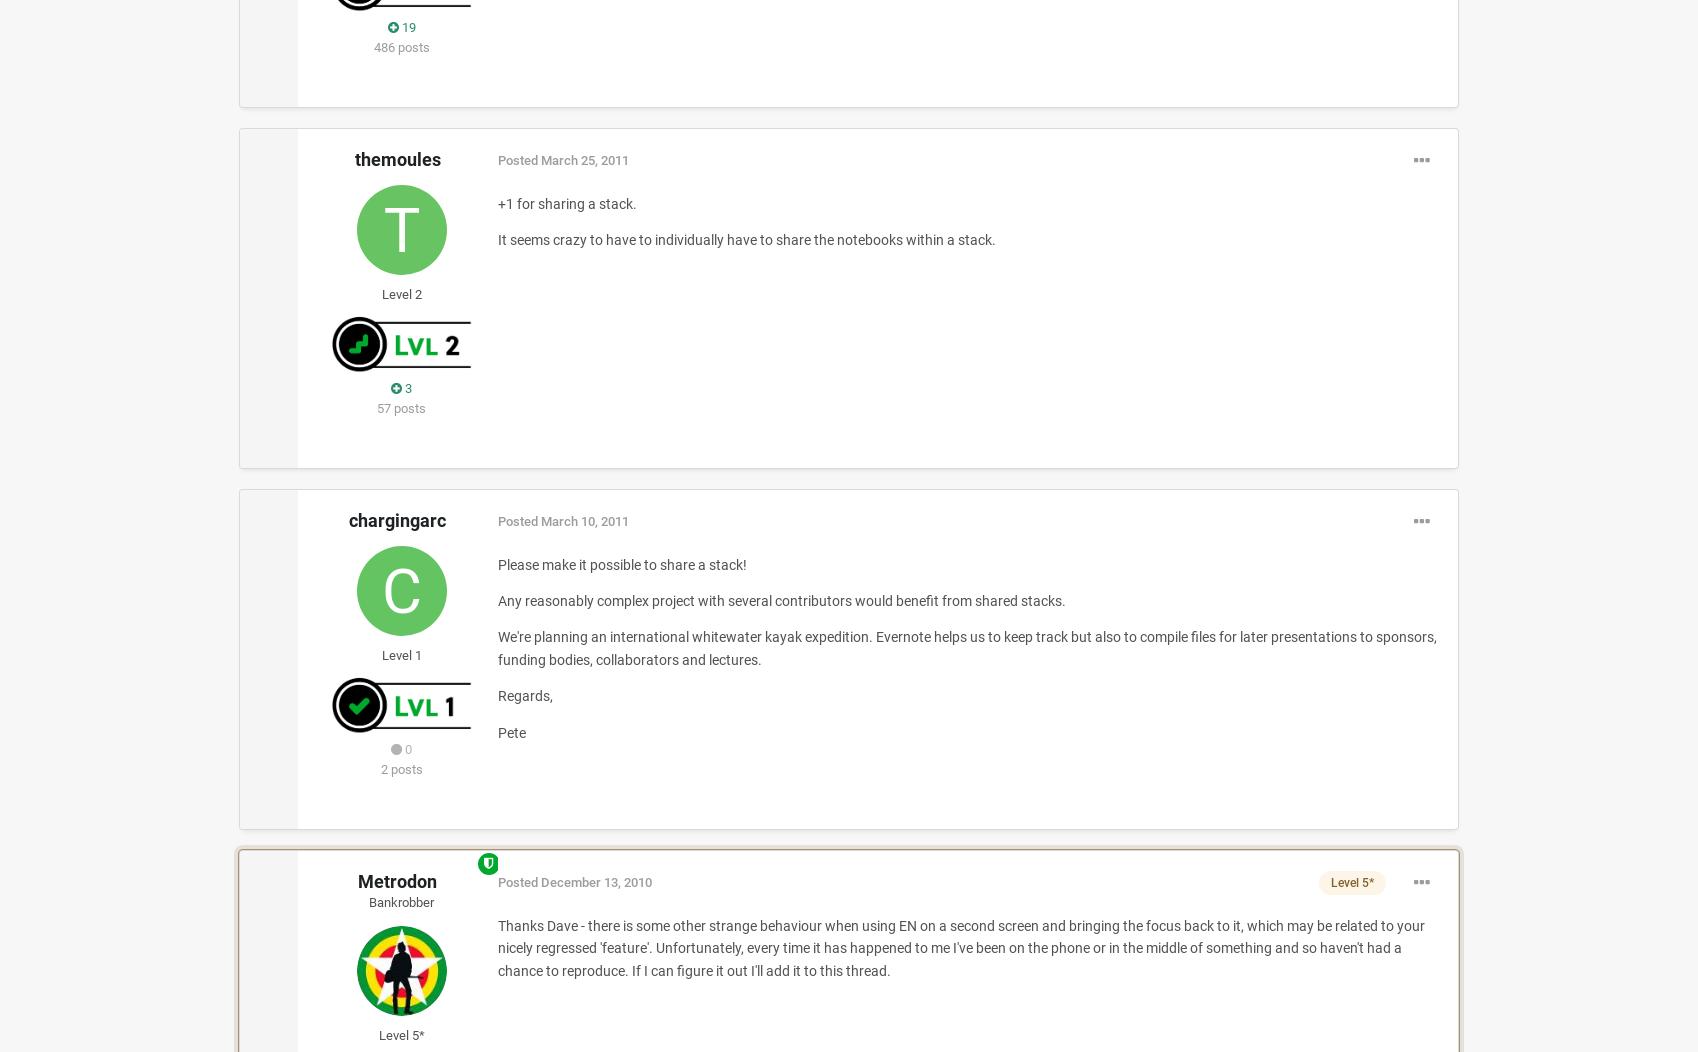  I want to click on 'It seems crazy to have to individually have to share the notebooks within a stack.', so click(745, 238).